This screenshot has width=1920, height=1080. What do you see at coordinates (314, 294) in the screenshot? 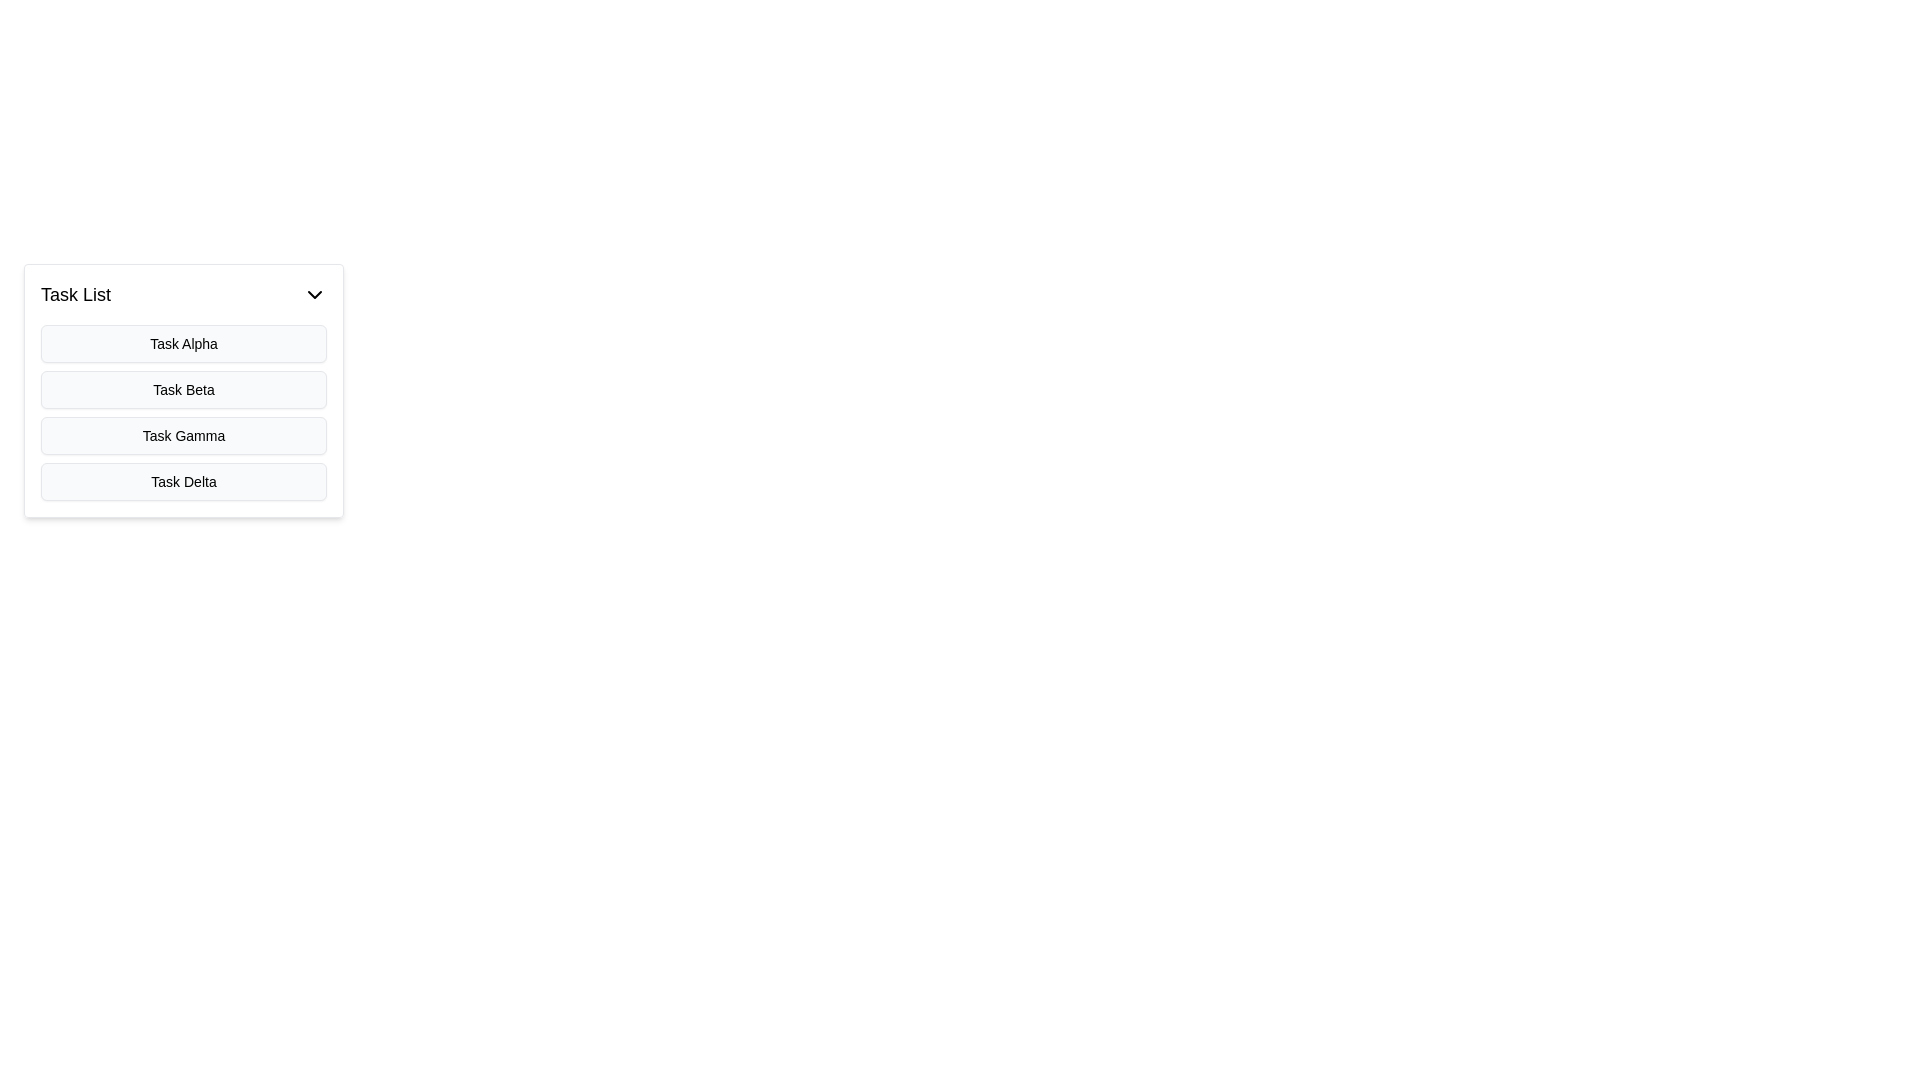
I see `the downward-pointing arrow icon next to the 'Task List' text` at bounding box center [314, 294].